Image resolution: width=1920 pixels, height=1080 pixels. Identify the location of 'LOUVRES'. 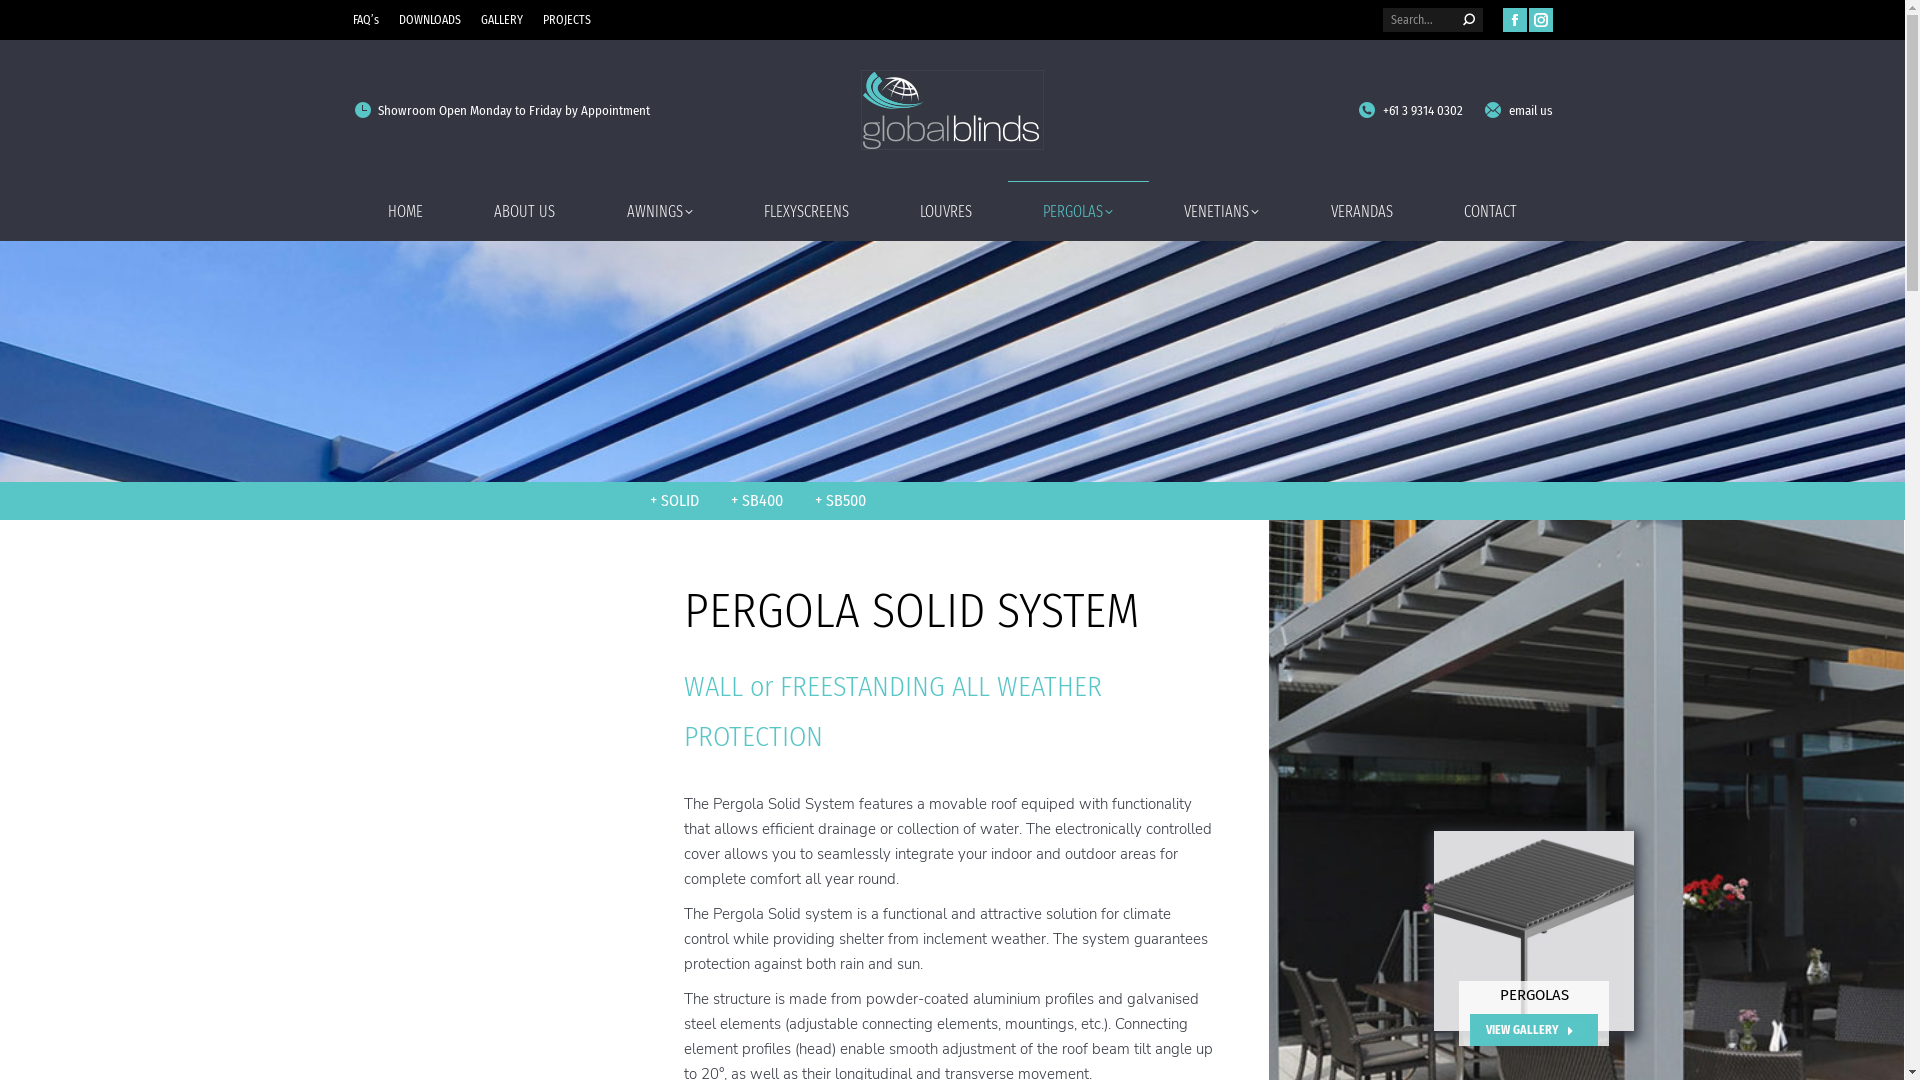
(882, 210).